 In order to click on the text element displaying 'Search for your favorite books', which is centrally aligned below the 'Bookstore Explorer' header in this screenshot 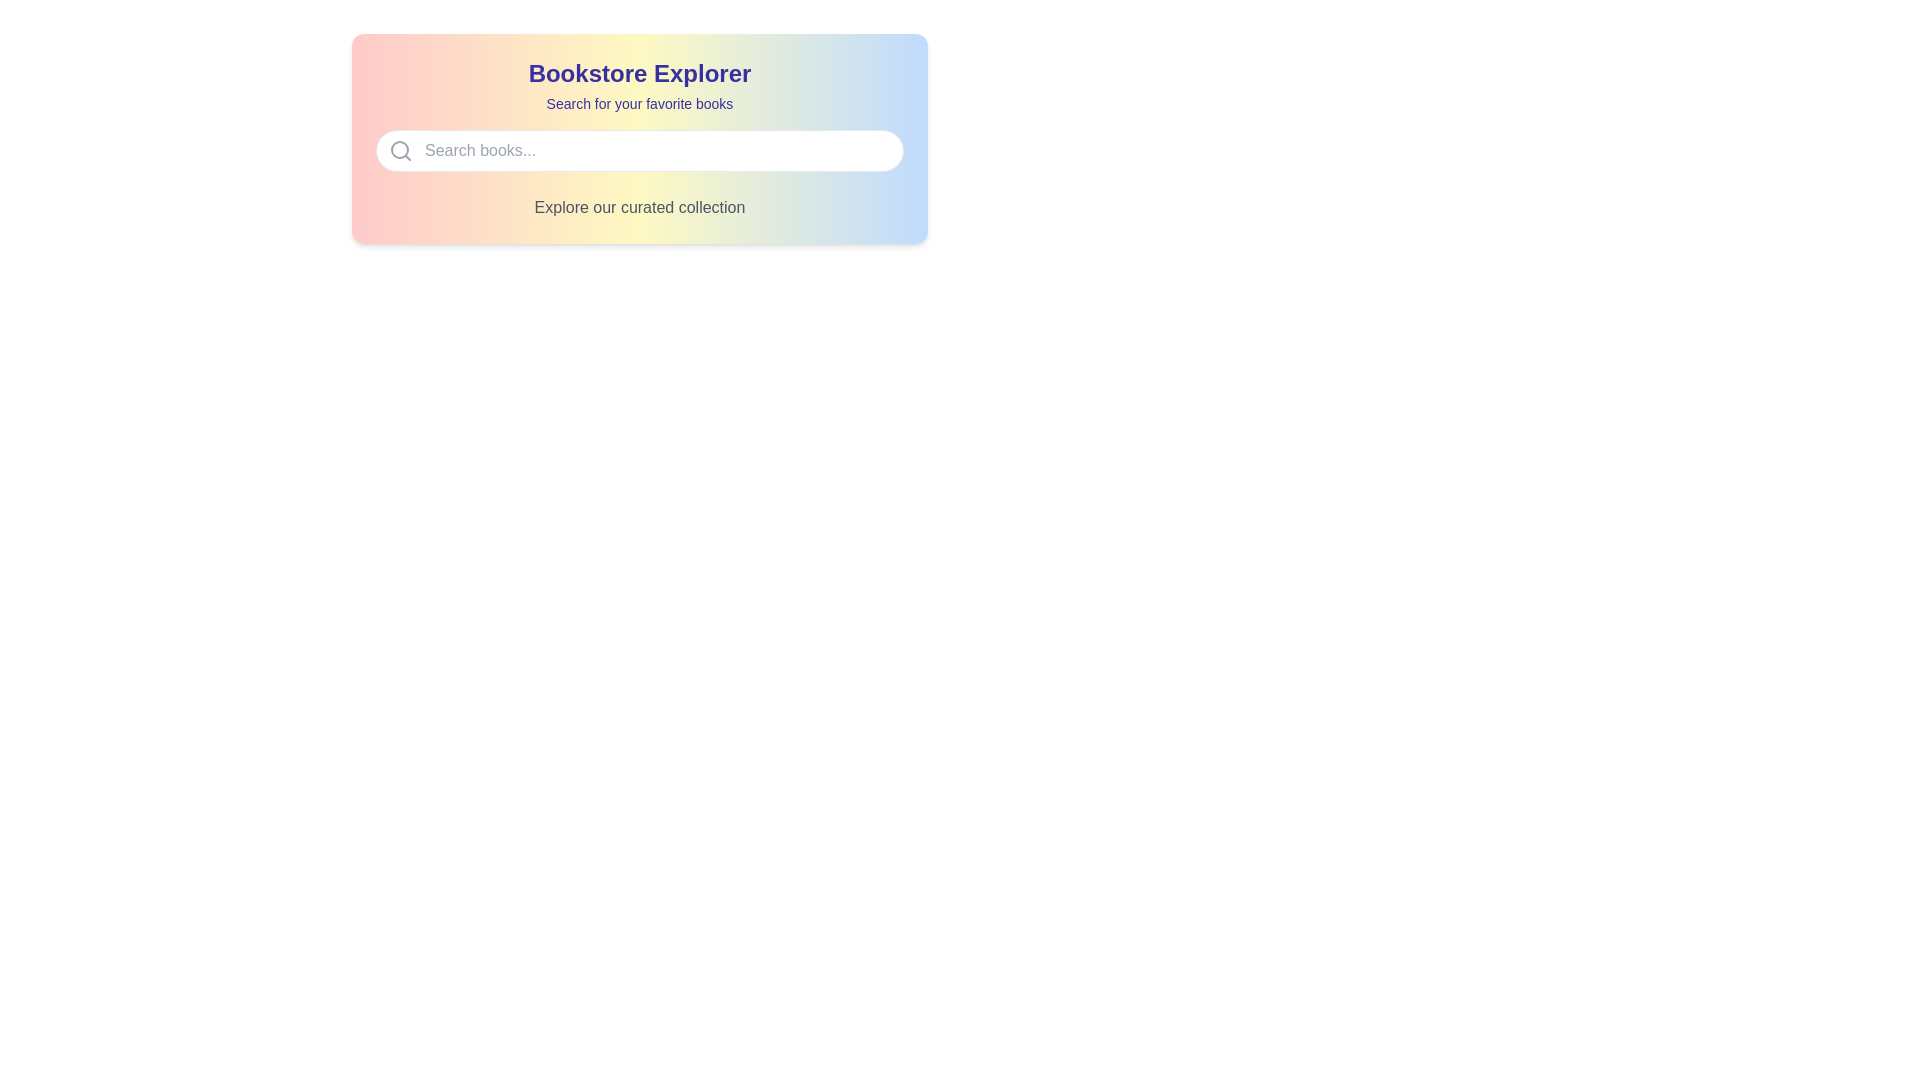, I will do `click(638, 104)`.